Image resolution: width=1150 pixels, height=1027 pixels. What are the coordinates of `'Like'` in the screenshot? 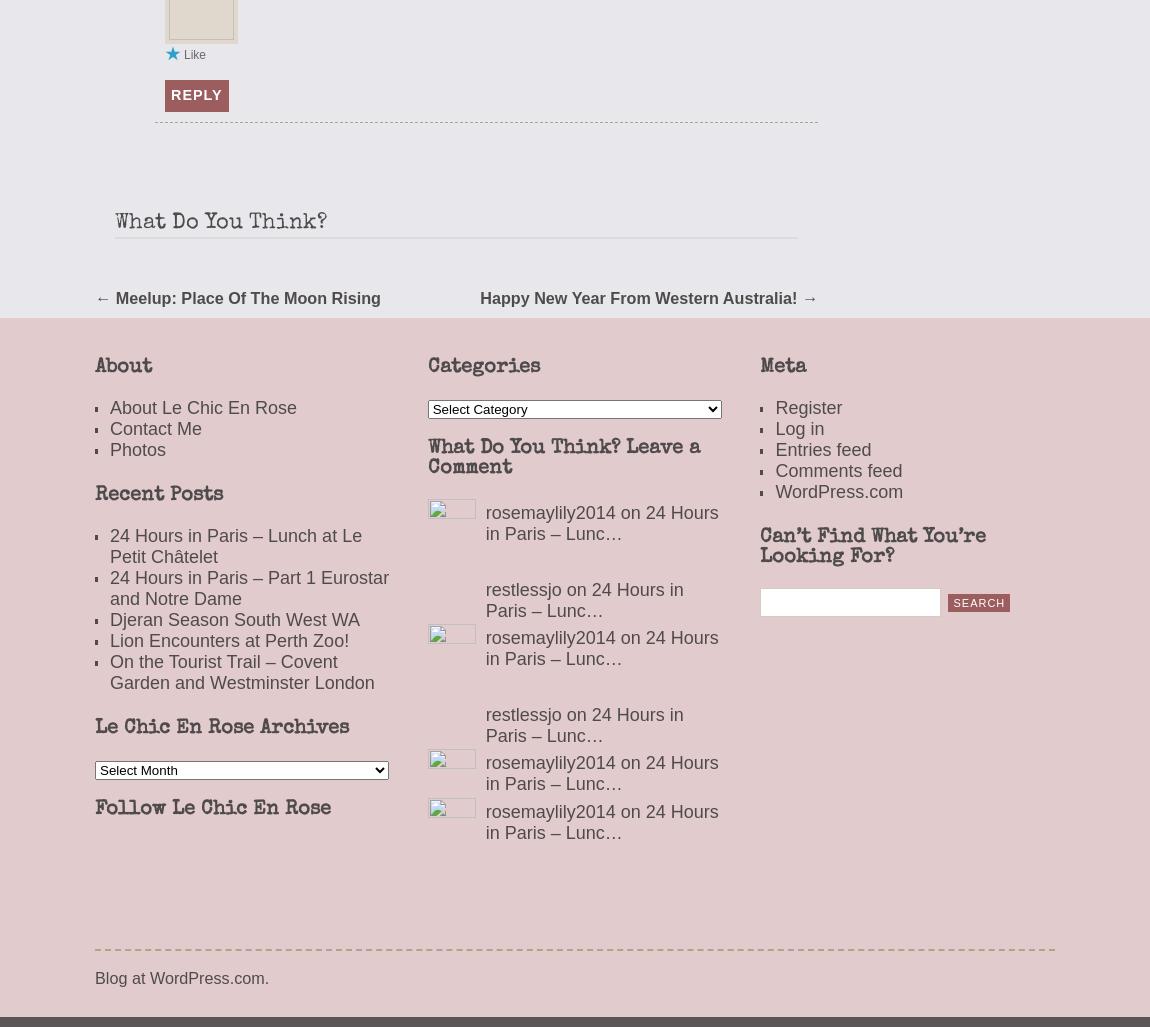 It's located at (194, 55).